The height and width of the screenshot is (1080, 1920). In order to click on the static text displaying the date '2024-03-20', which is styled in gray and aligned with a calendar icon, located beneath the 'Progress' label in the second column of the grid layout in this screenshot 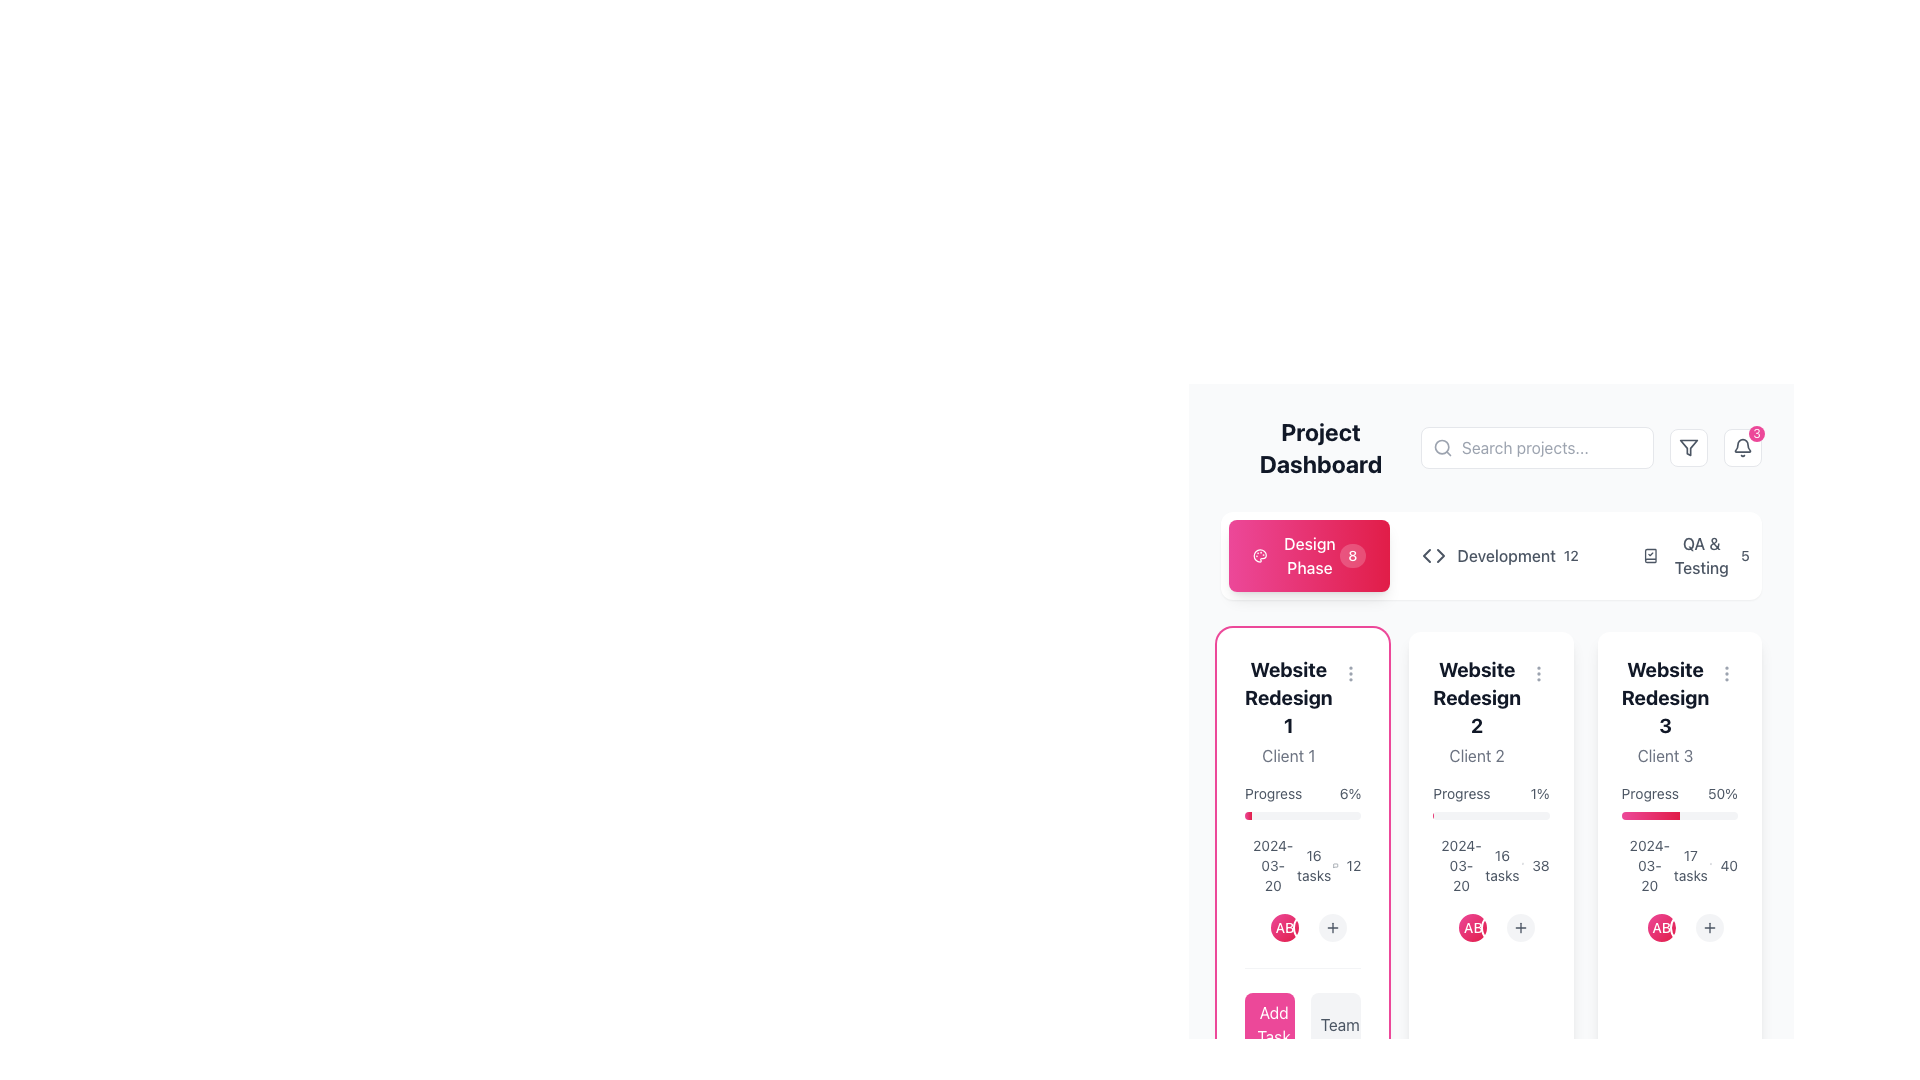, I will do `click(1447, 865)`.